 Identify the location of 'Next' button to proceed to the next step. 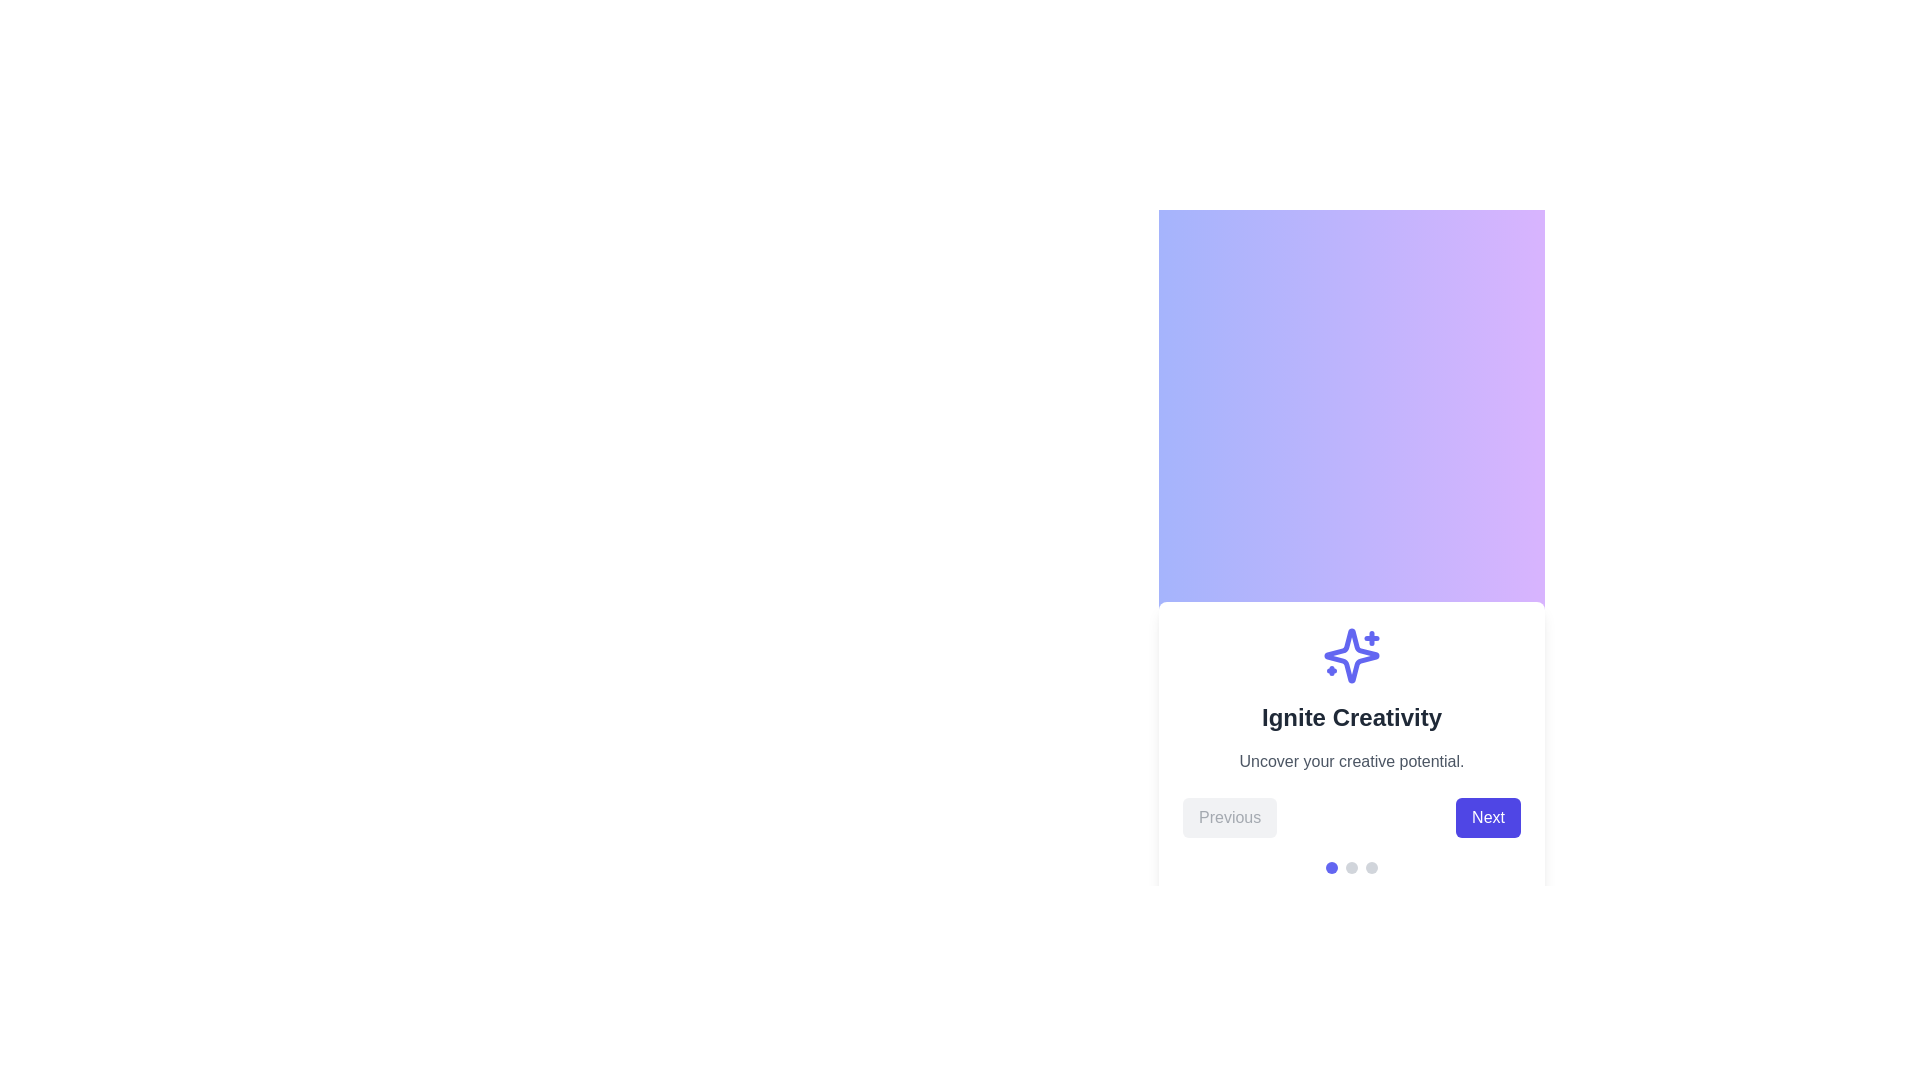
(1488, 817).